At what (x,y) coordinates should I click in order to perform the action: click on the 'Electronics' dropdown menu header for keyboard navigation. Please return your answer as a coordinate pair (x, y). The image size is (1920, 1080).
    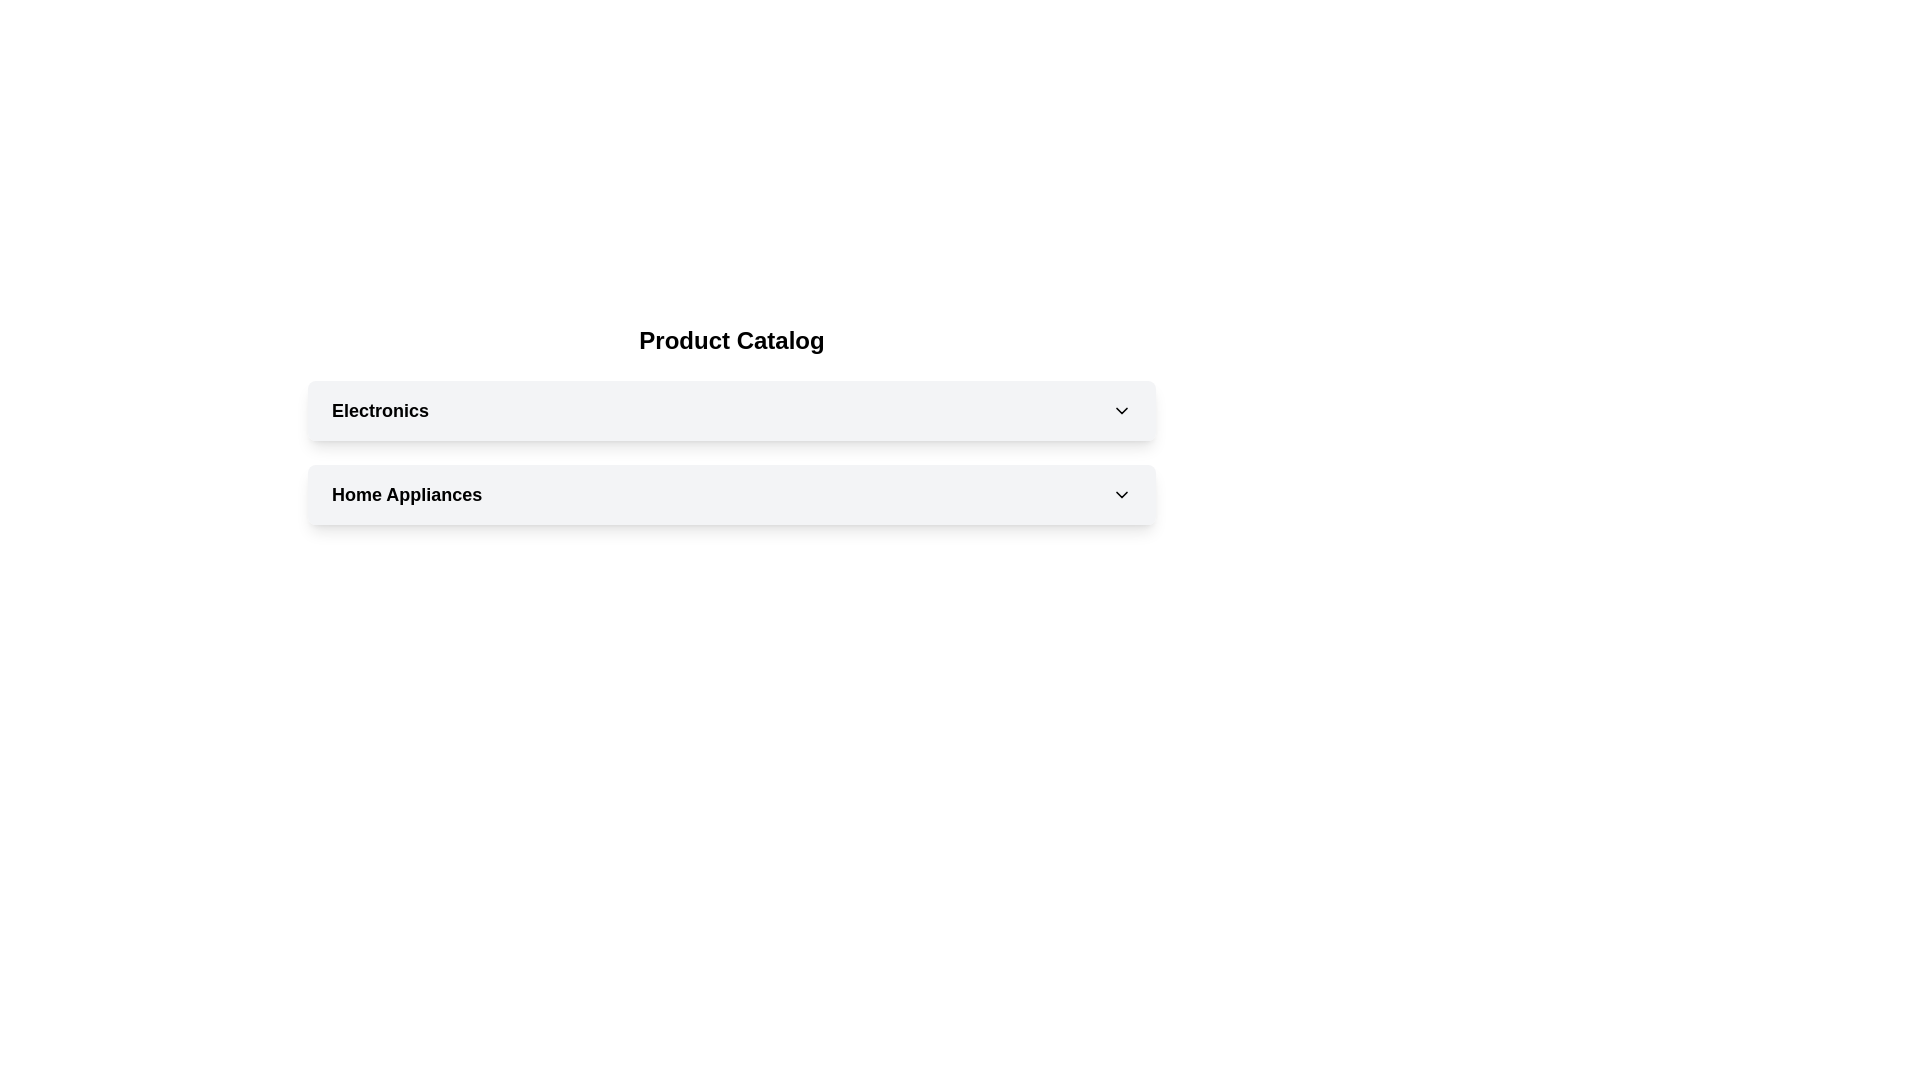
    Looking at the image, I should click on (730, 410).